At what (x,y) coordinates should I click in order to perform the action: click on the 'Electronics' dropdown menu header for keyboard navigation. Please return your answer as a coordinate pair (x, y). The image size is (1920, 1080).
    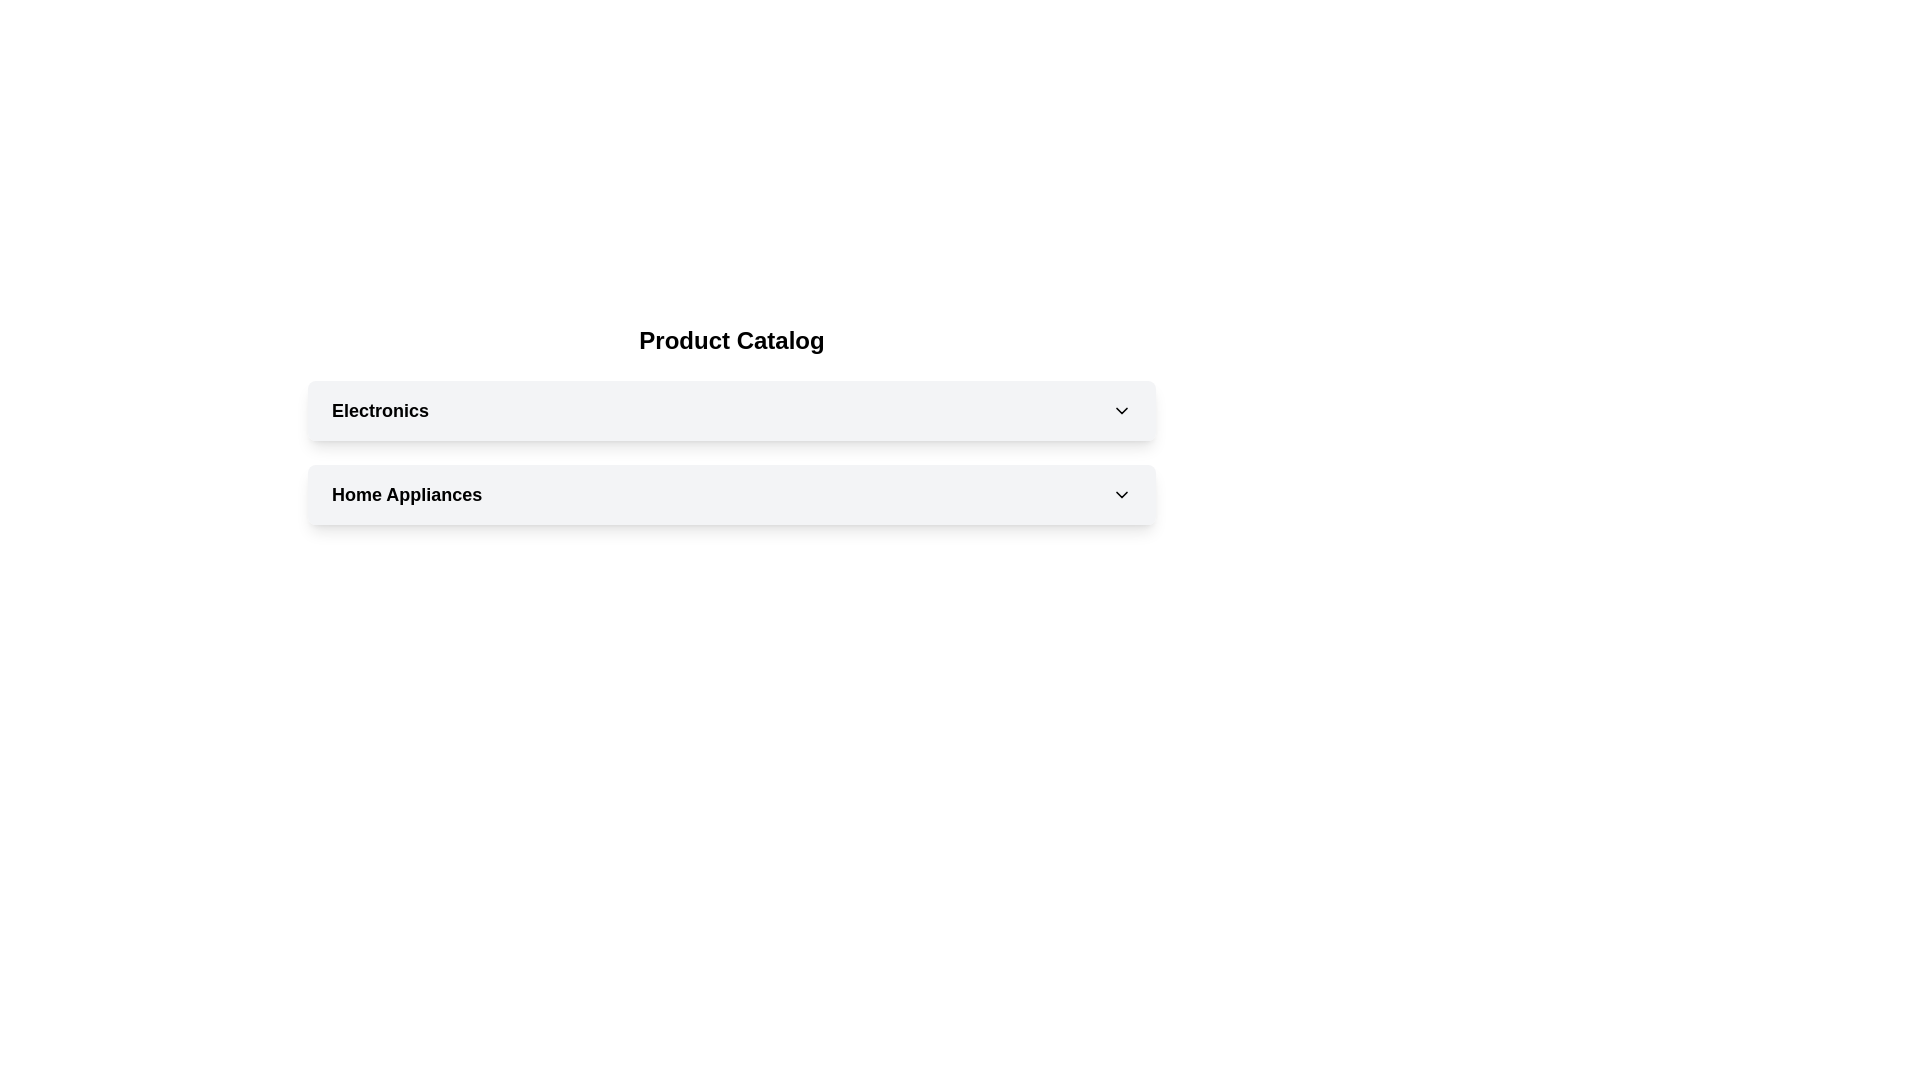
    Looking at the image, I should click on (730, 410).